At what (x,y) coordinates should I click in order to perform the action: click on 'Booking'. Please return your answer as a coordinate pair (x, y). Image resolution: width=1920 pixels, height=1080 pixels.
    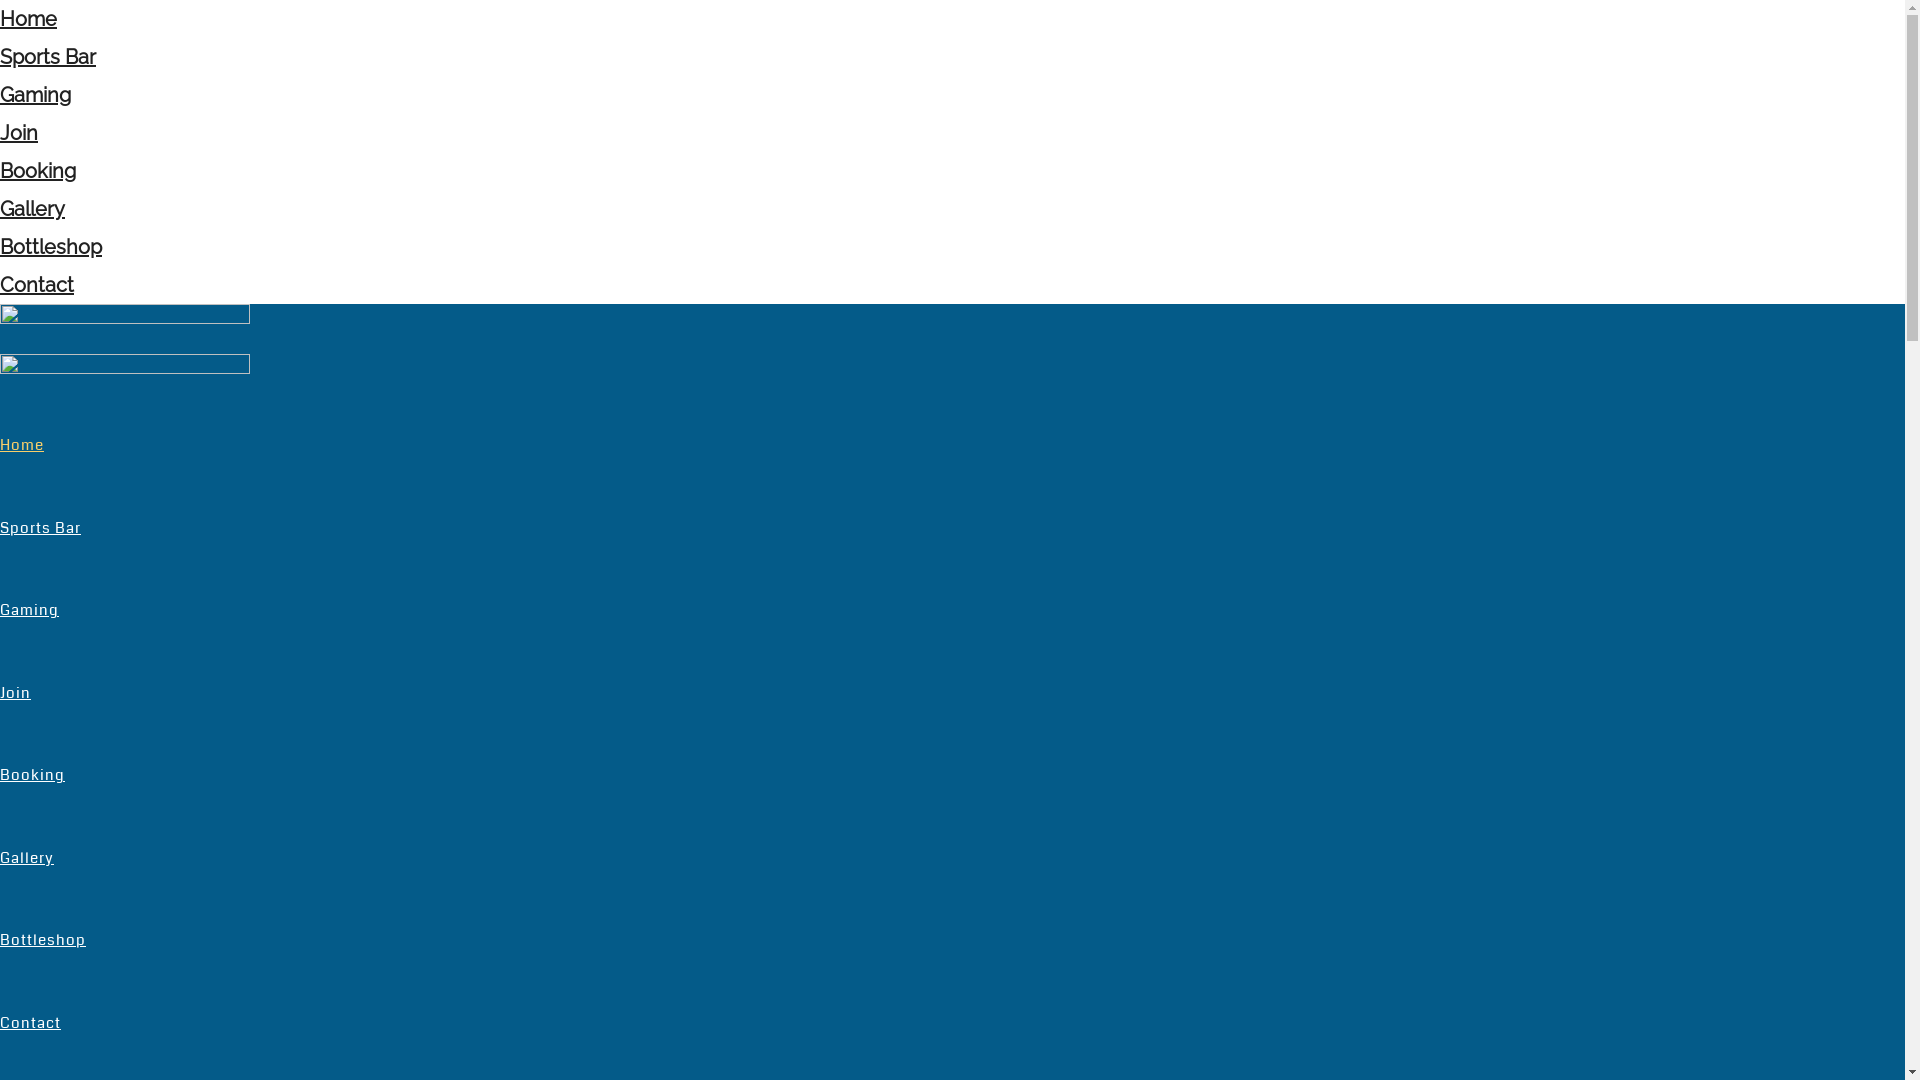
    Looking at the image, I should click on (32, 774).